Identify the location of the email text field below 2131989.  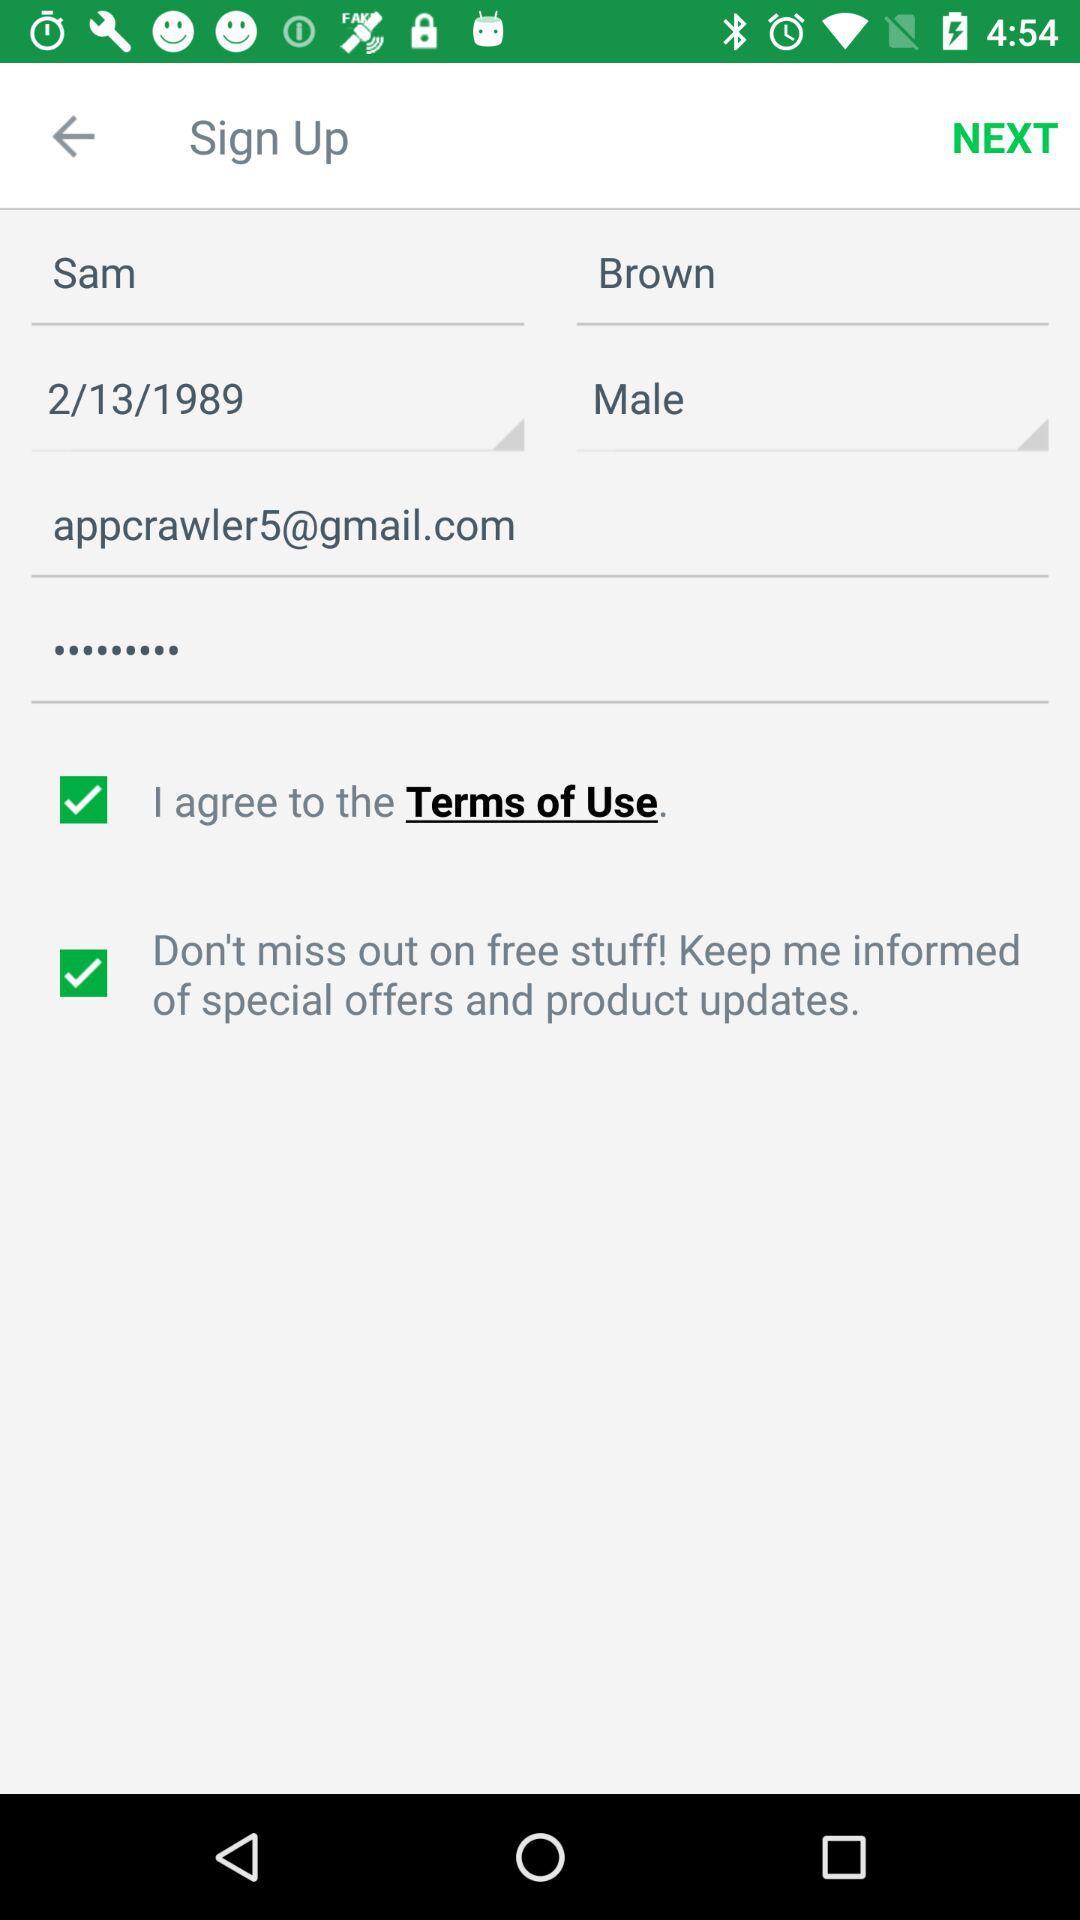
(540, 524).